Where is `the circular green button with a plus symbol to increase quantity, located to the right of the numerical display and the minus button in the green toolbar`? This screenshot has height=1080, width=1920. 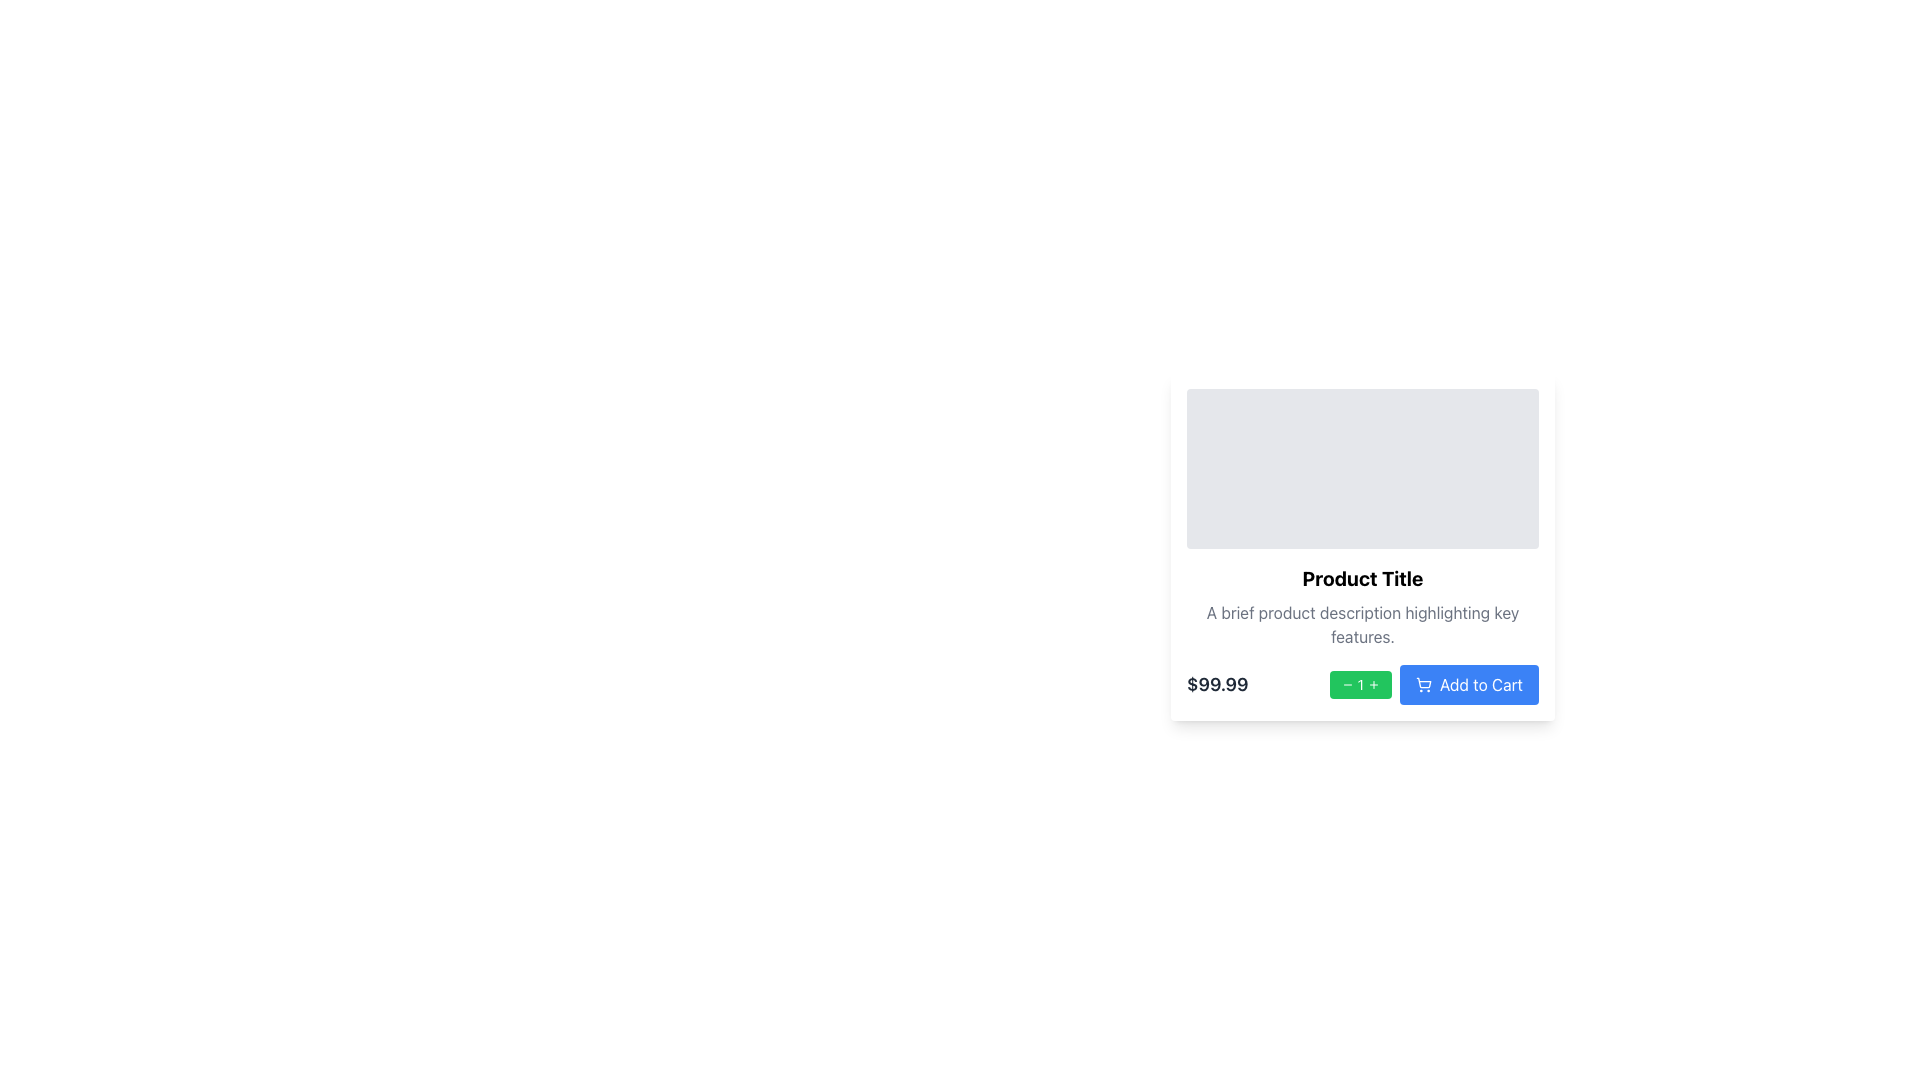 the circular green button with a plus symbol to increase quantity, located to the right of the numerical display and the minus button in the green toolbar is located at coordinates (1372, 684).